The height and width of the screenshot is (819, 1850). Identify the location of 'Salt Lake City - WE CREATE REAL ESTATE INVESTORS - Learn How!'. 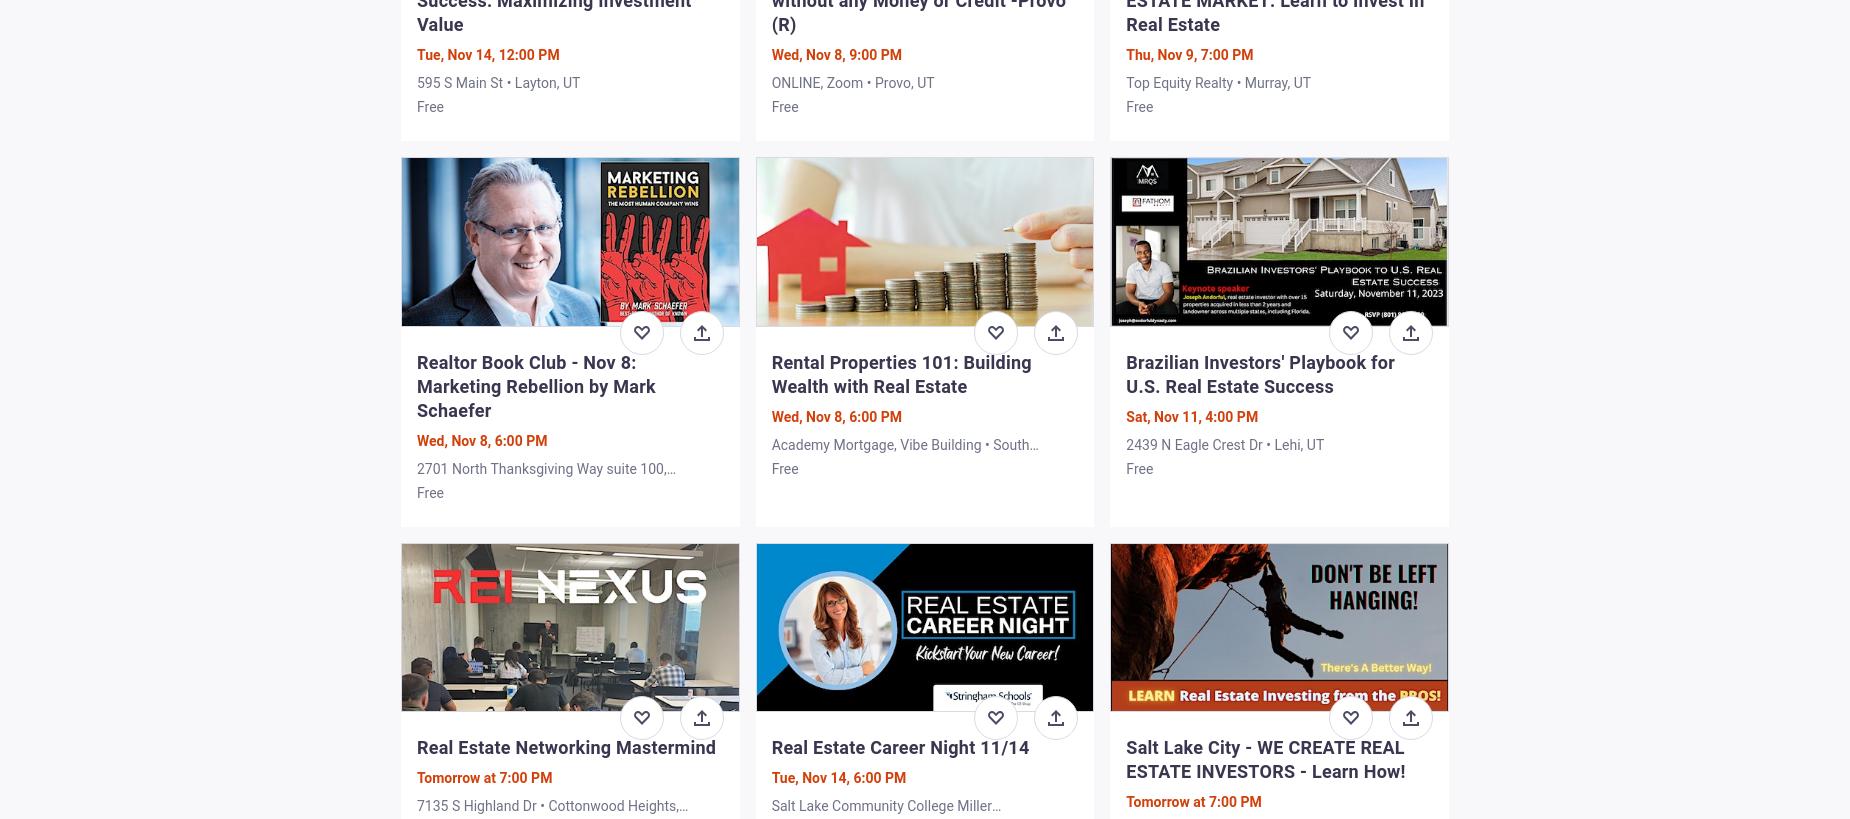
(1264, 757).